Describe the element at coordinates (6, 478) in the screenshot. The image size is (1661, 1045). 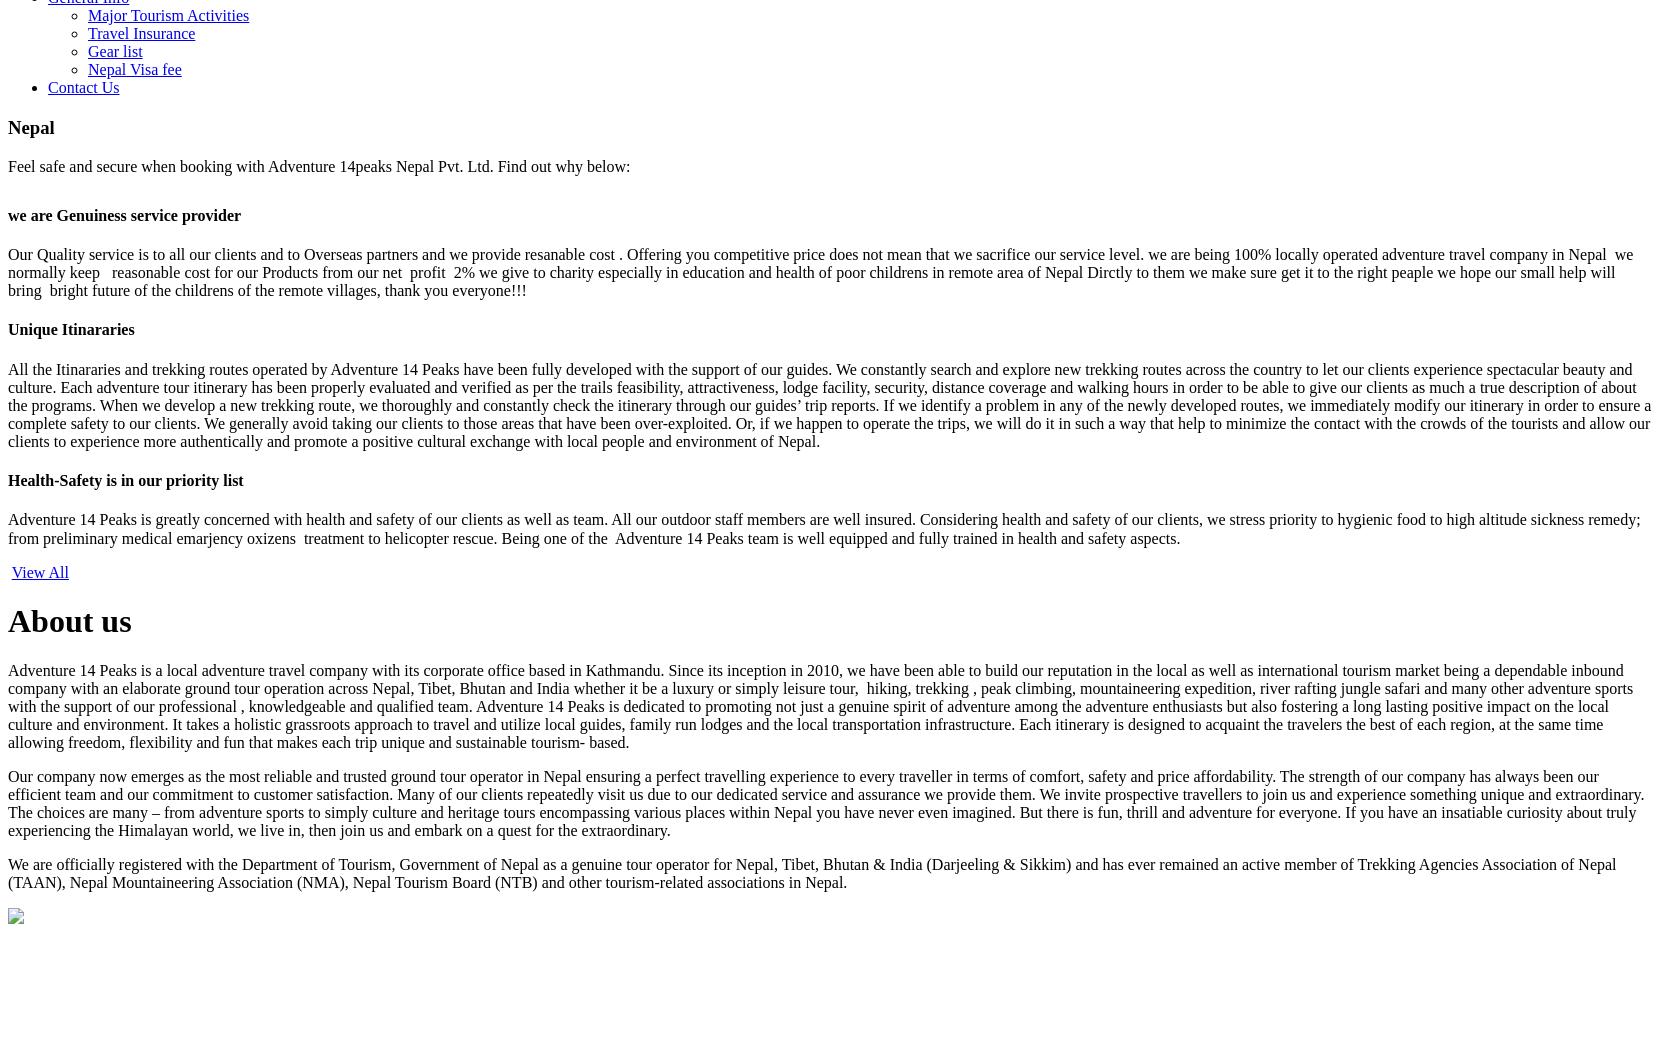
I see `'Health-Safety is in our priority list'` at that location.